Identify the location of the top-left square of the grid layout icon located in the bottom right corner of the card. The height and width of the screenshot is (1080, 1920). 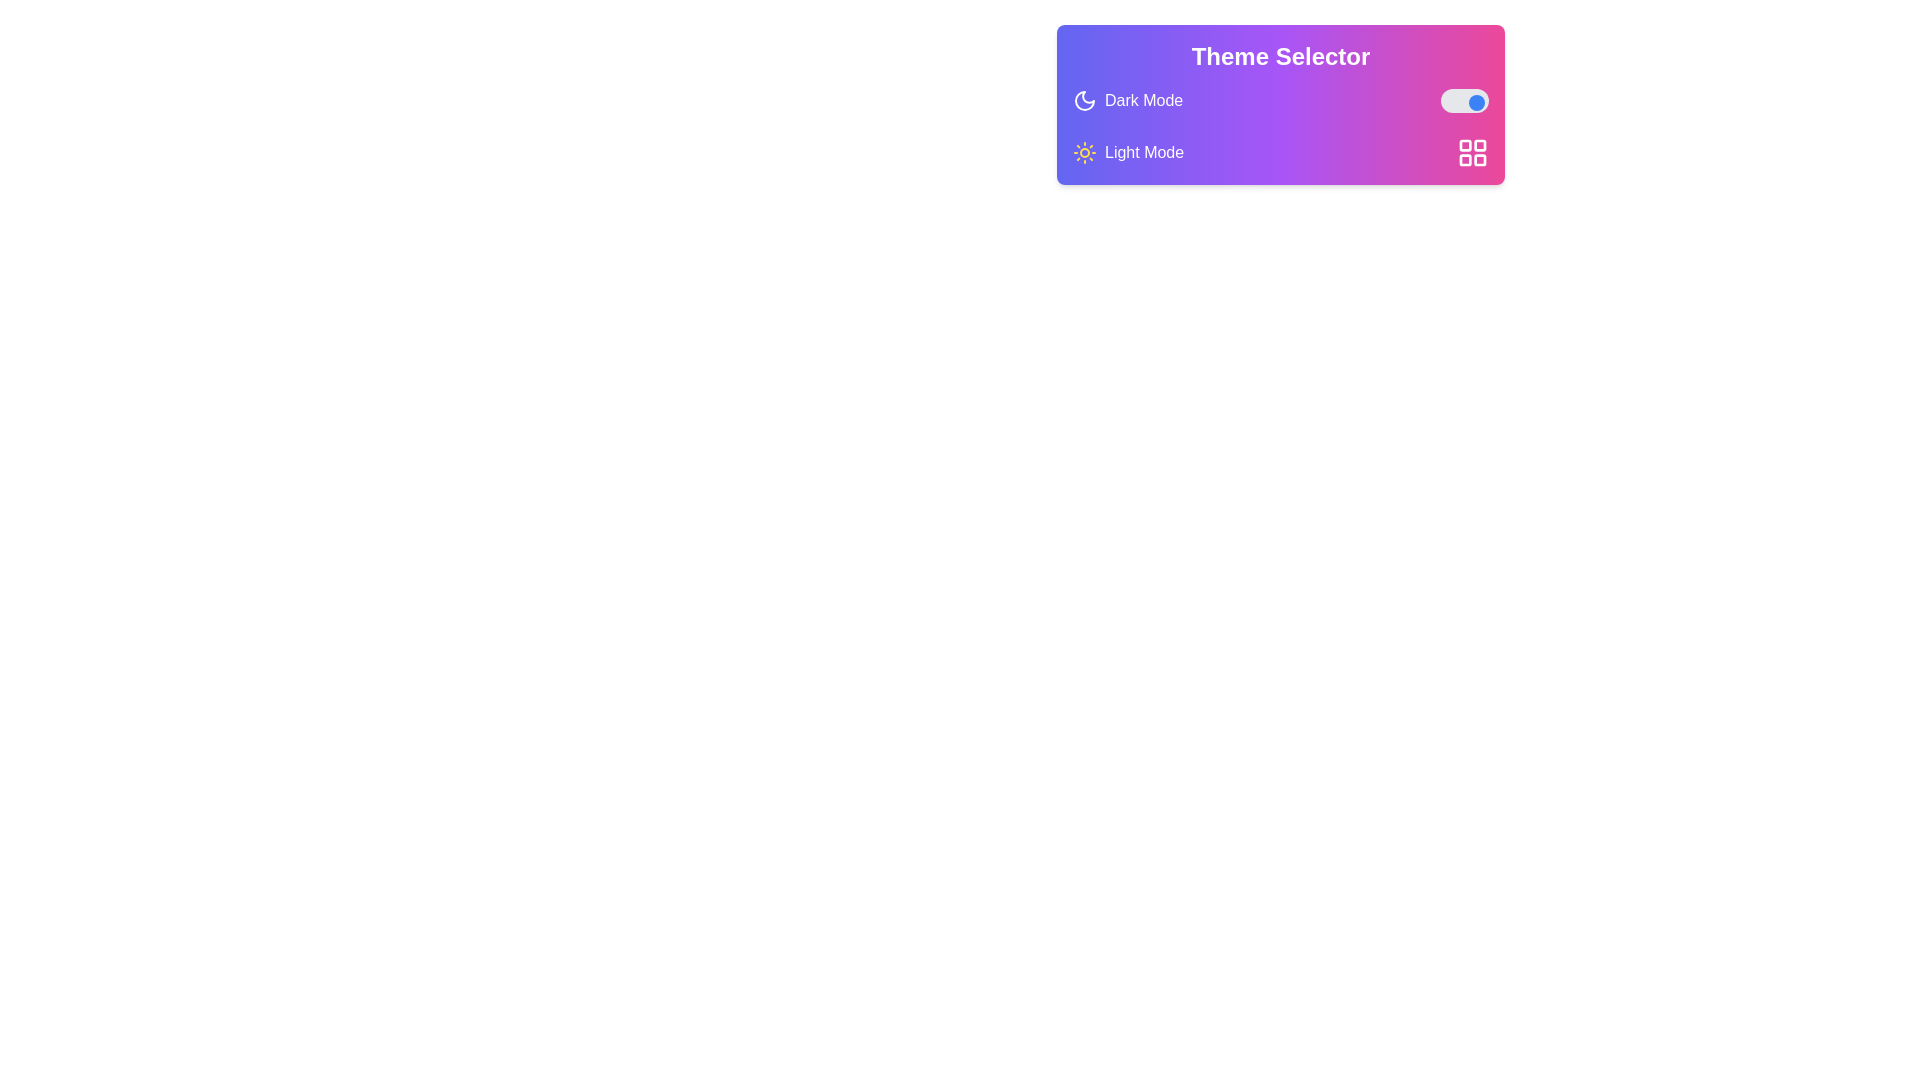
(1465, 144).